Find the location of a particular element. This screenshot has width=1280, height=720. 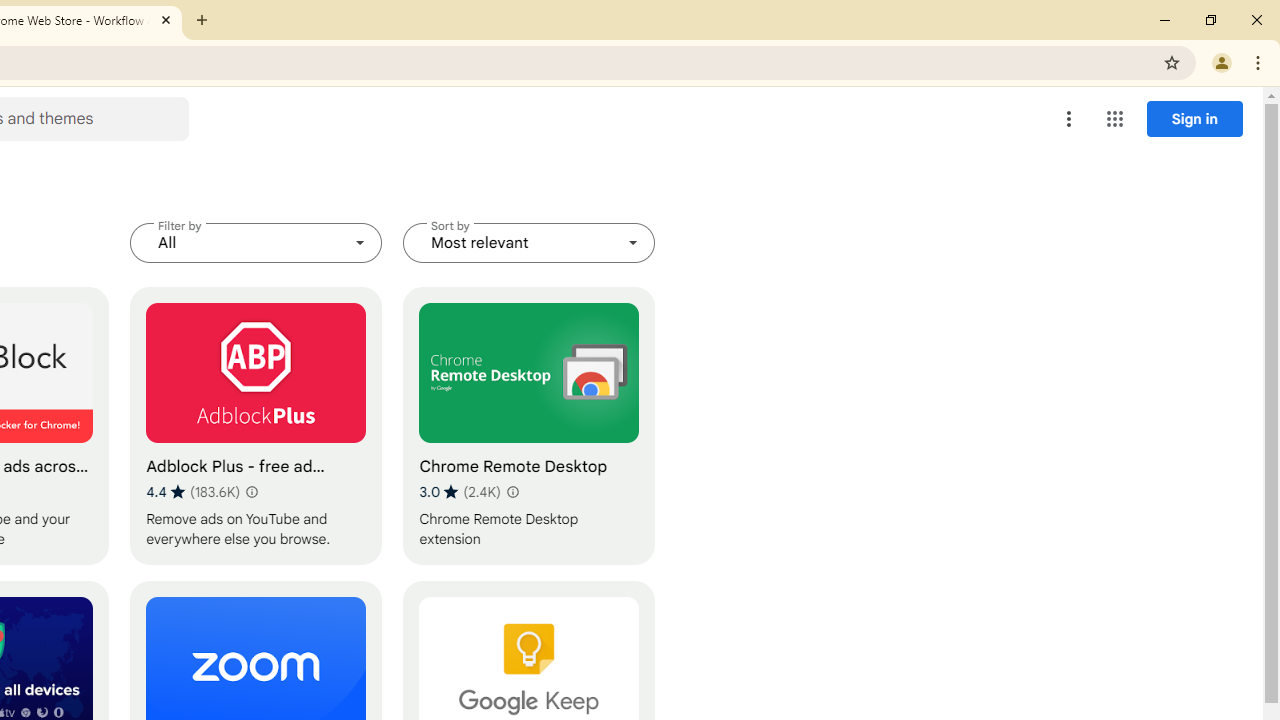

'Filter by All' is located at coordinates (255, 242).